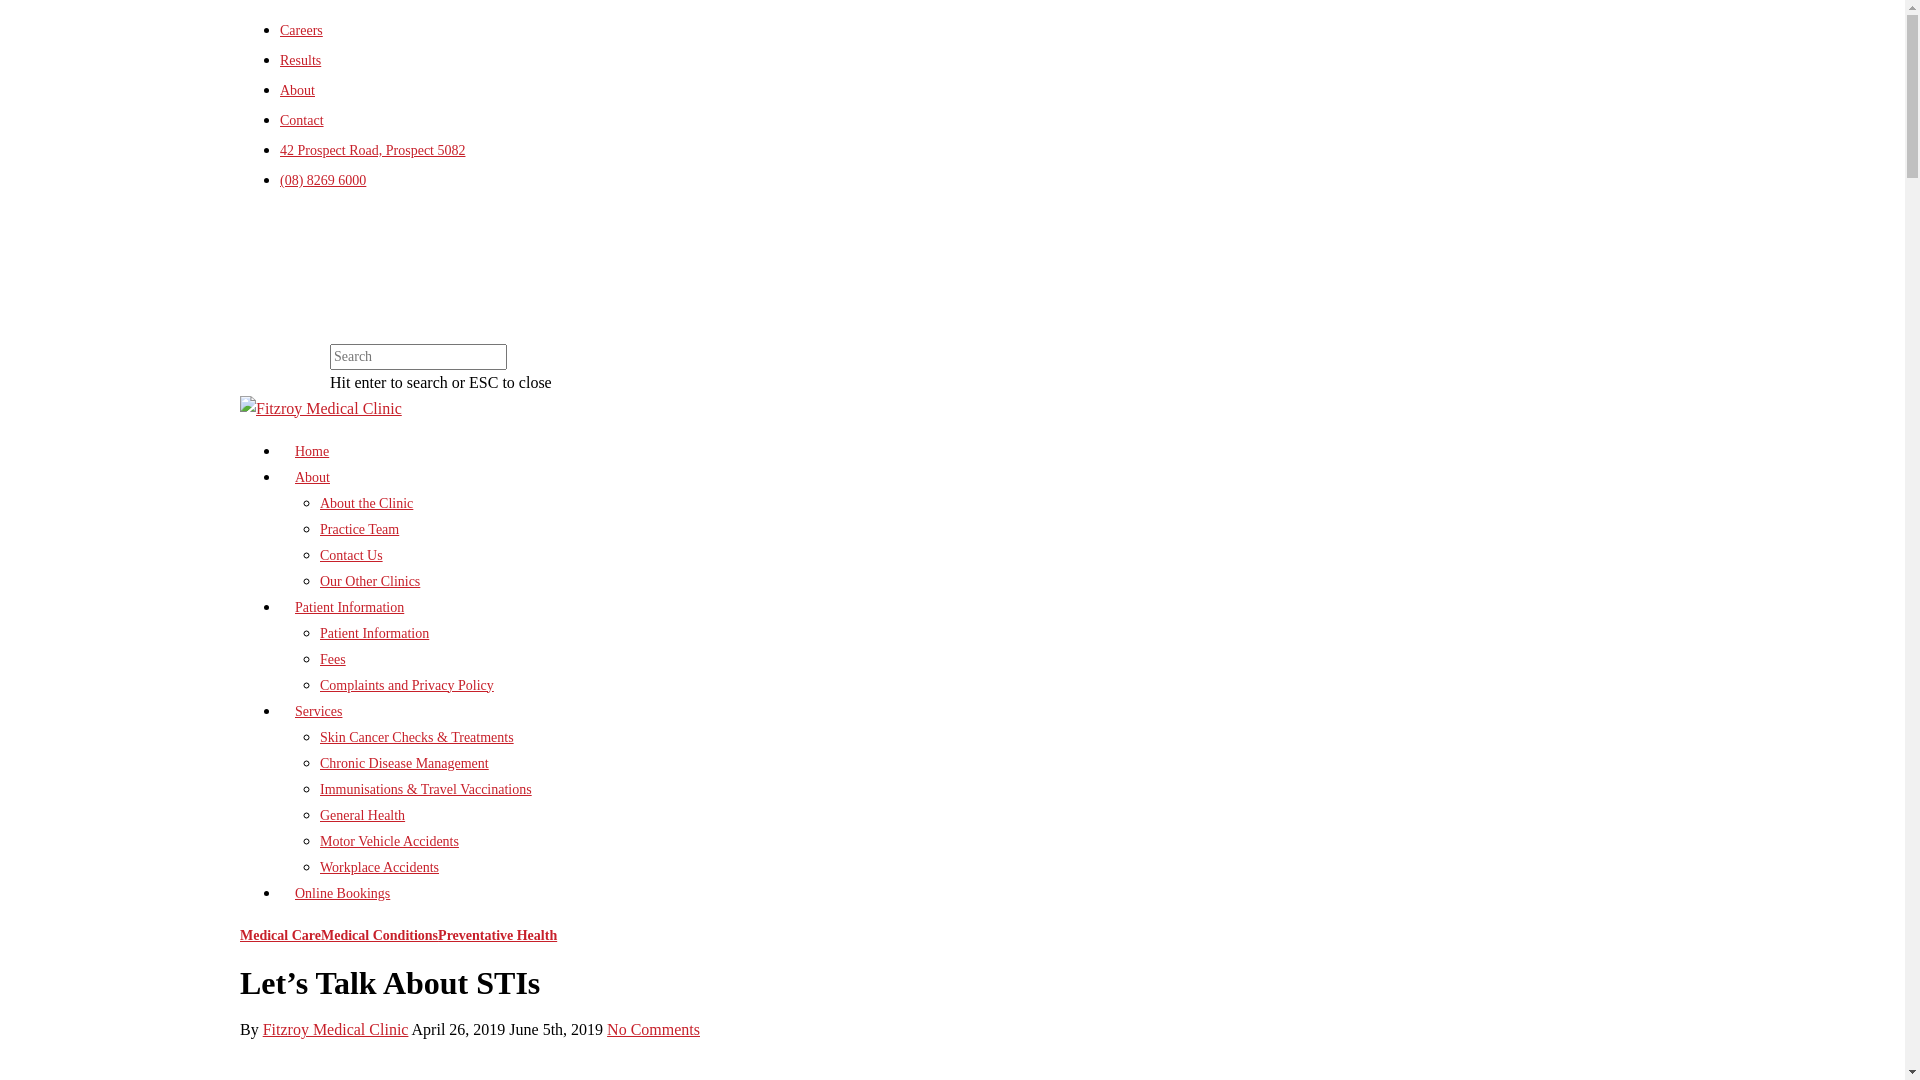  I want to click on 'Practice Team', so click(359, 528).